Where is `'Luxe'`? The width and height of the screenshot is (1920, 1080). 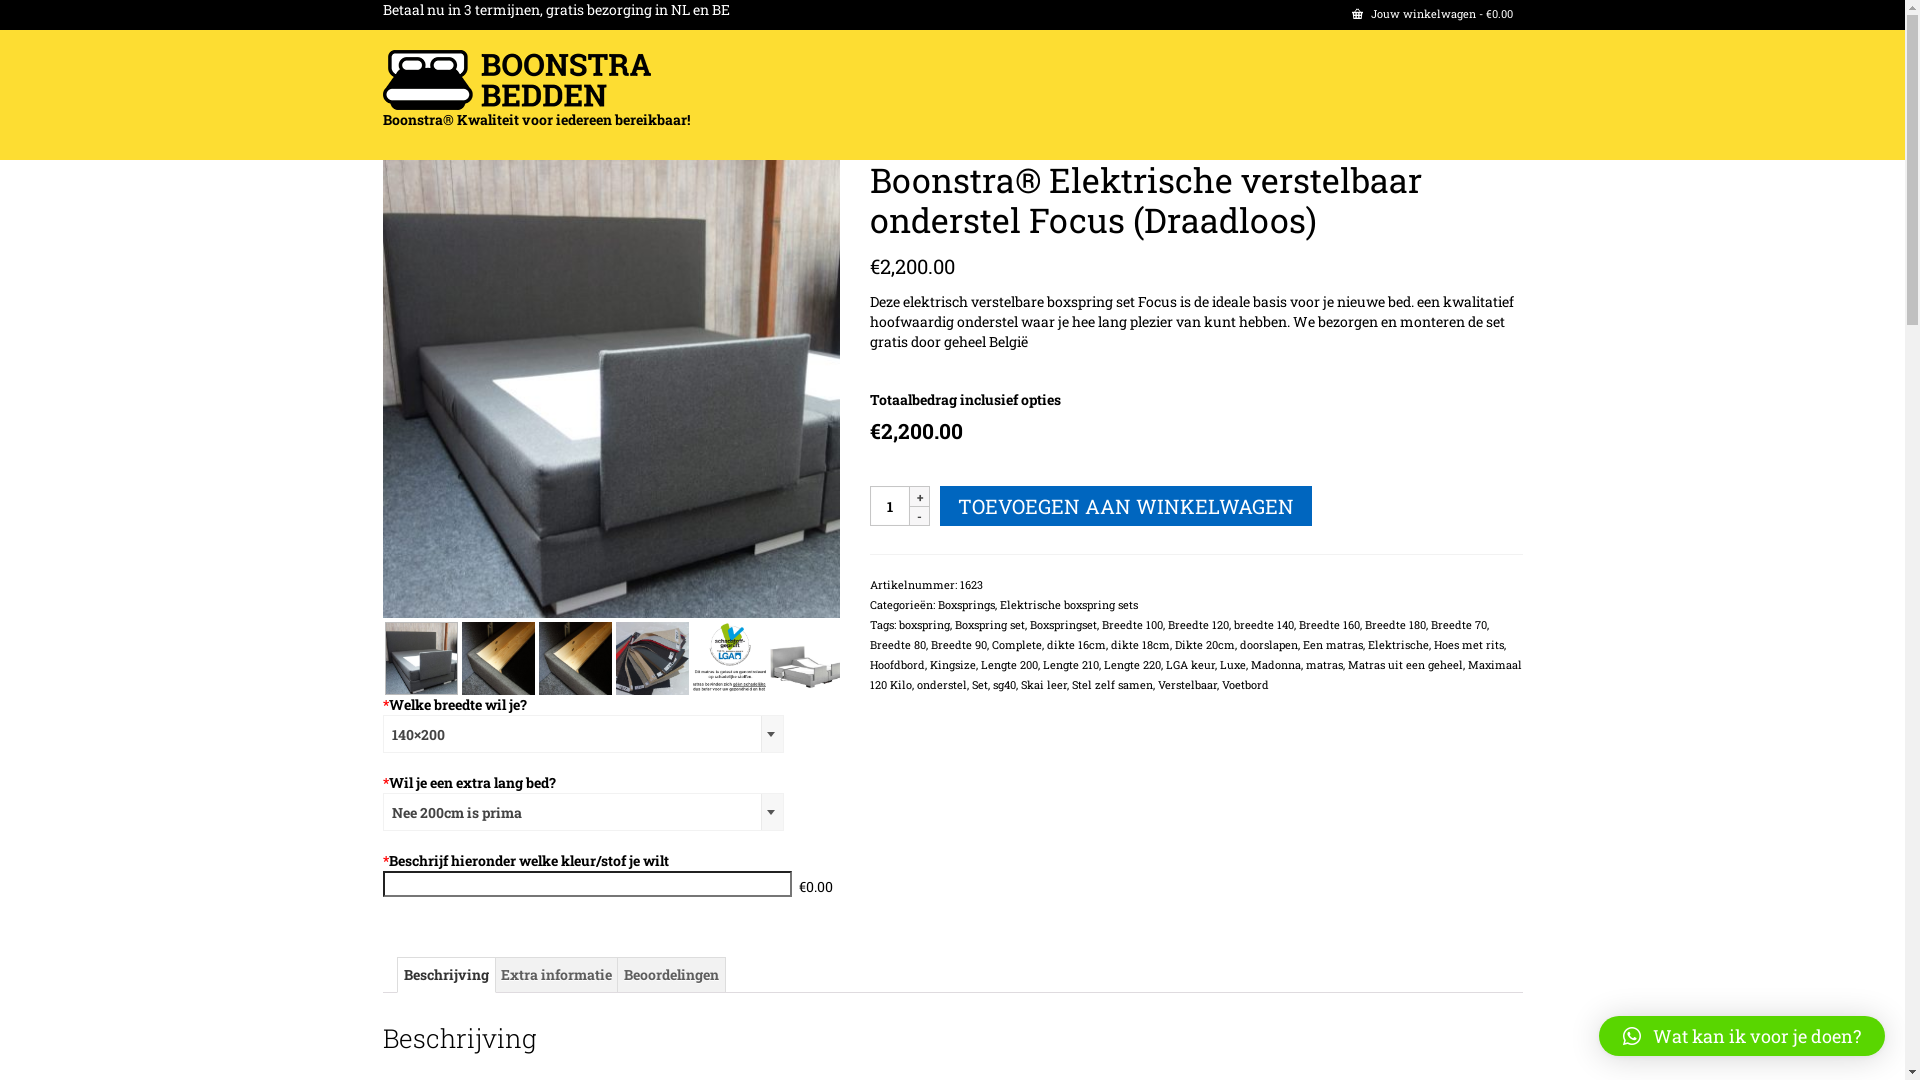
'Luxe' is located at coordinates (1232, 664).